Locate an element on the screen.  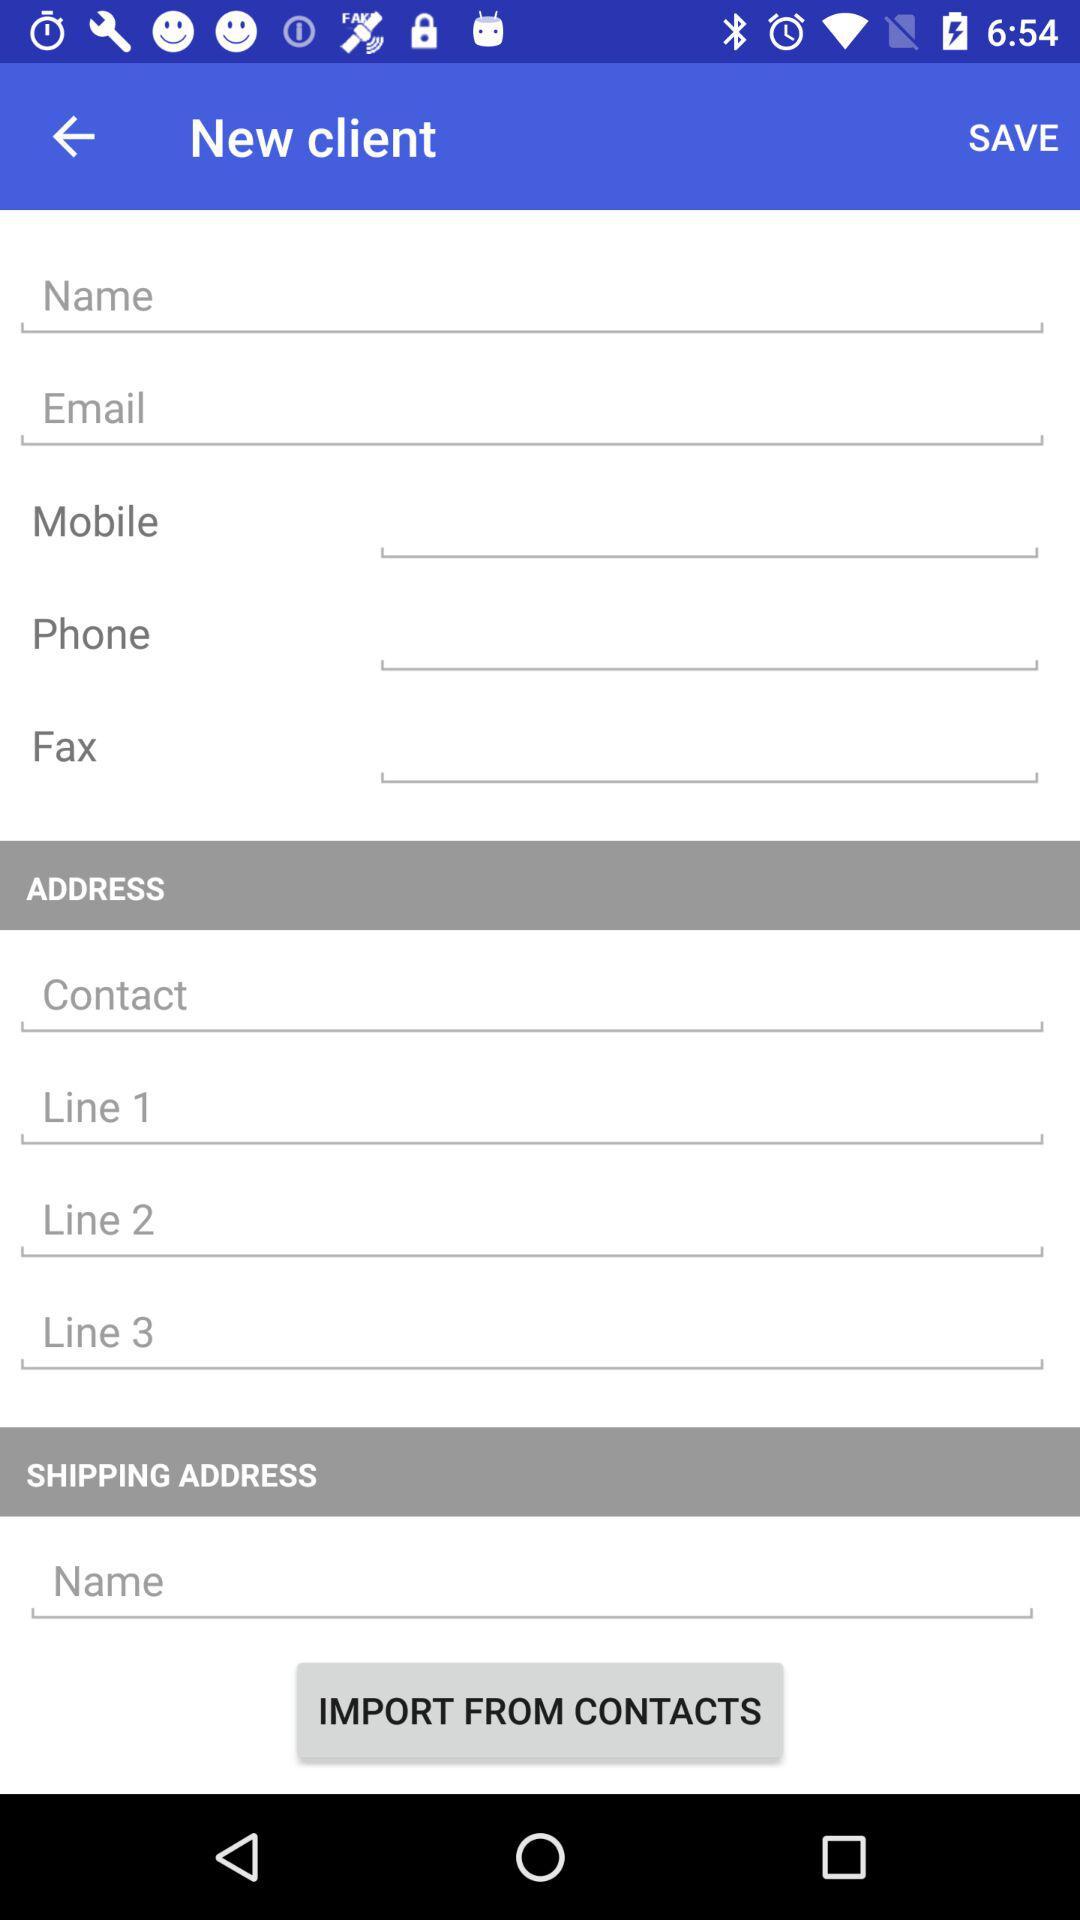
phone number is located at coordinates (708, 631).